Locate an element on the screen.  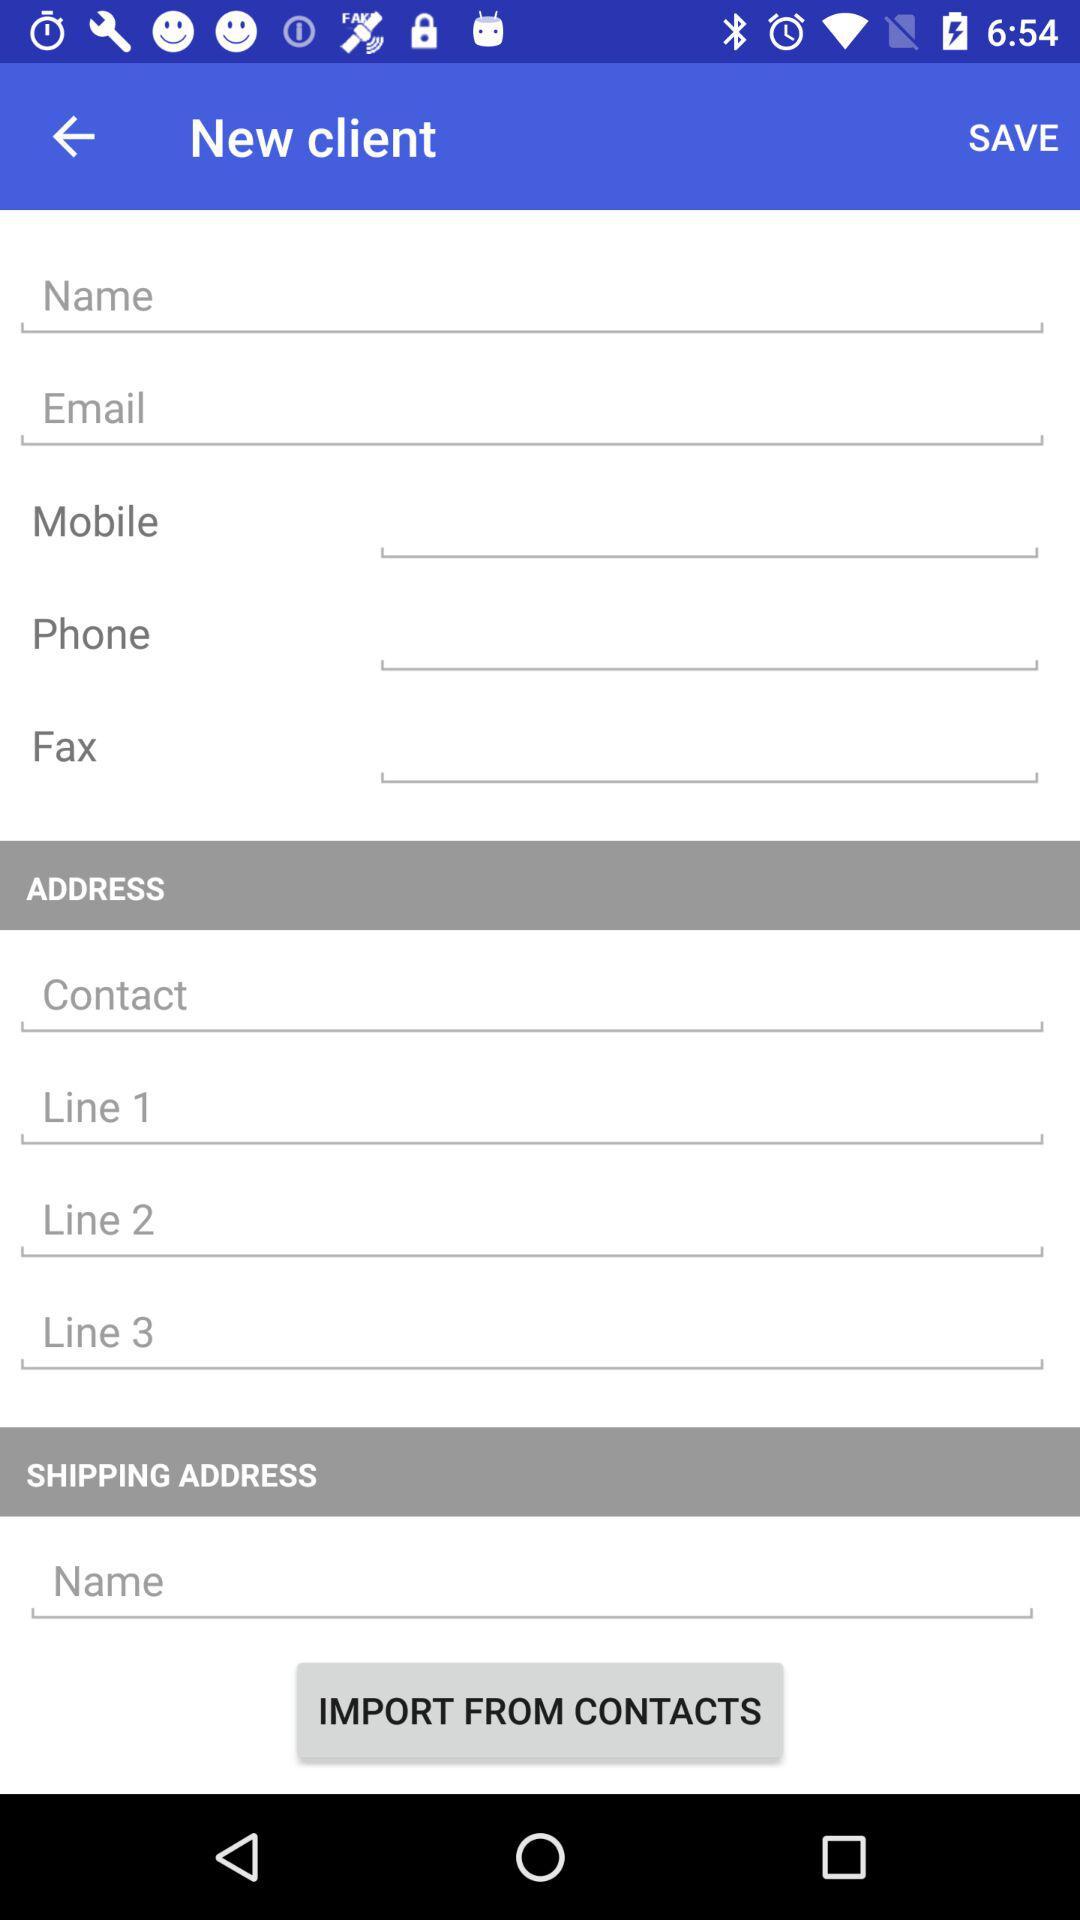
phone number is located at coordinates (708, 631).